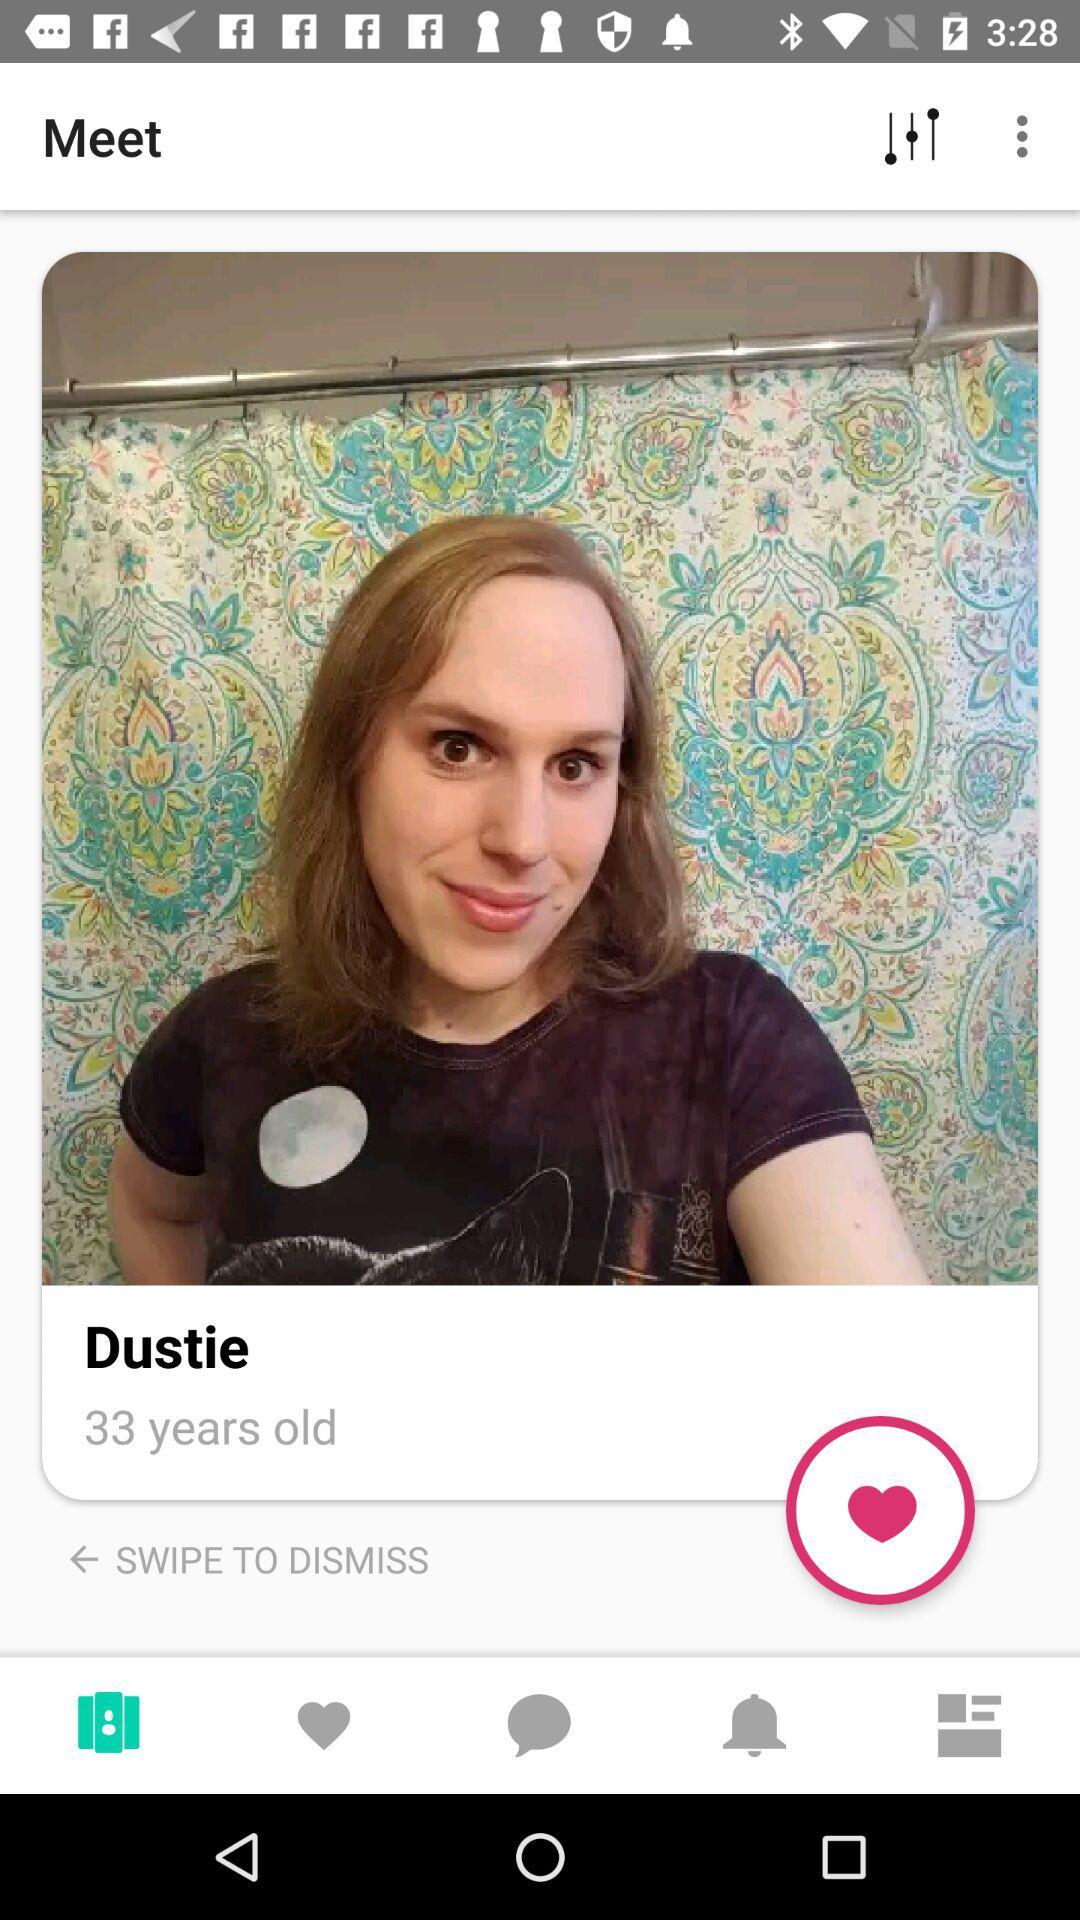 The width and height of the screenshot is (1080, 1920). What do you see at coordinates (211, 1425) in the screenshot?
I see `the icon above the swipe to dismiss item` at bounding box center [211, 1425].